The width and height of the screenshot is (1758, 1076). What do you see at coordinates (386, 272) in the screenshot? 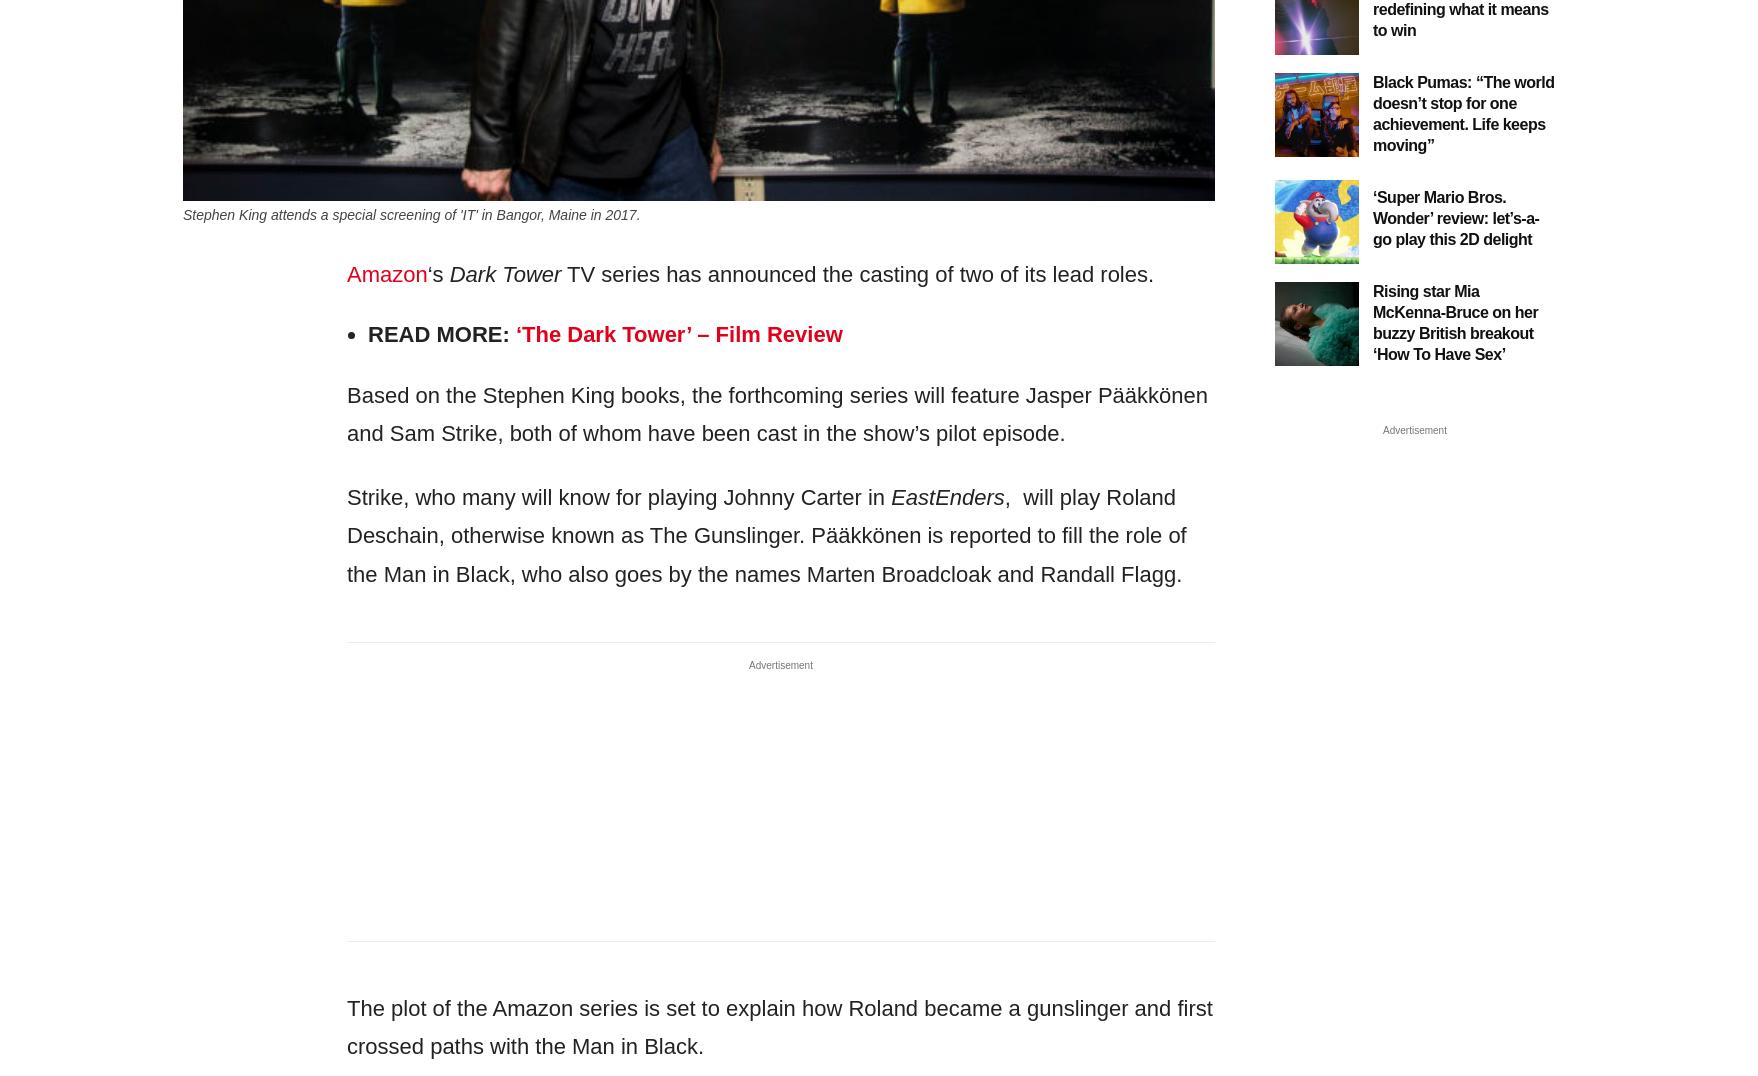
I see `'Amazon'` at bounding box center [386, 272].